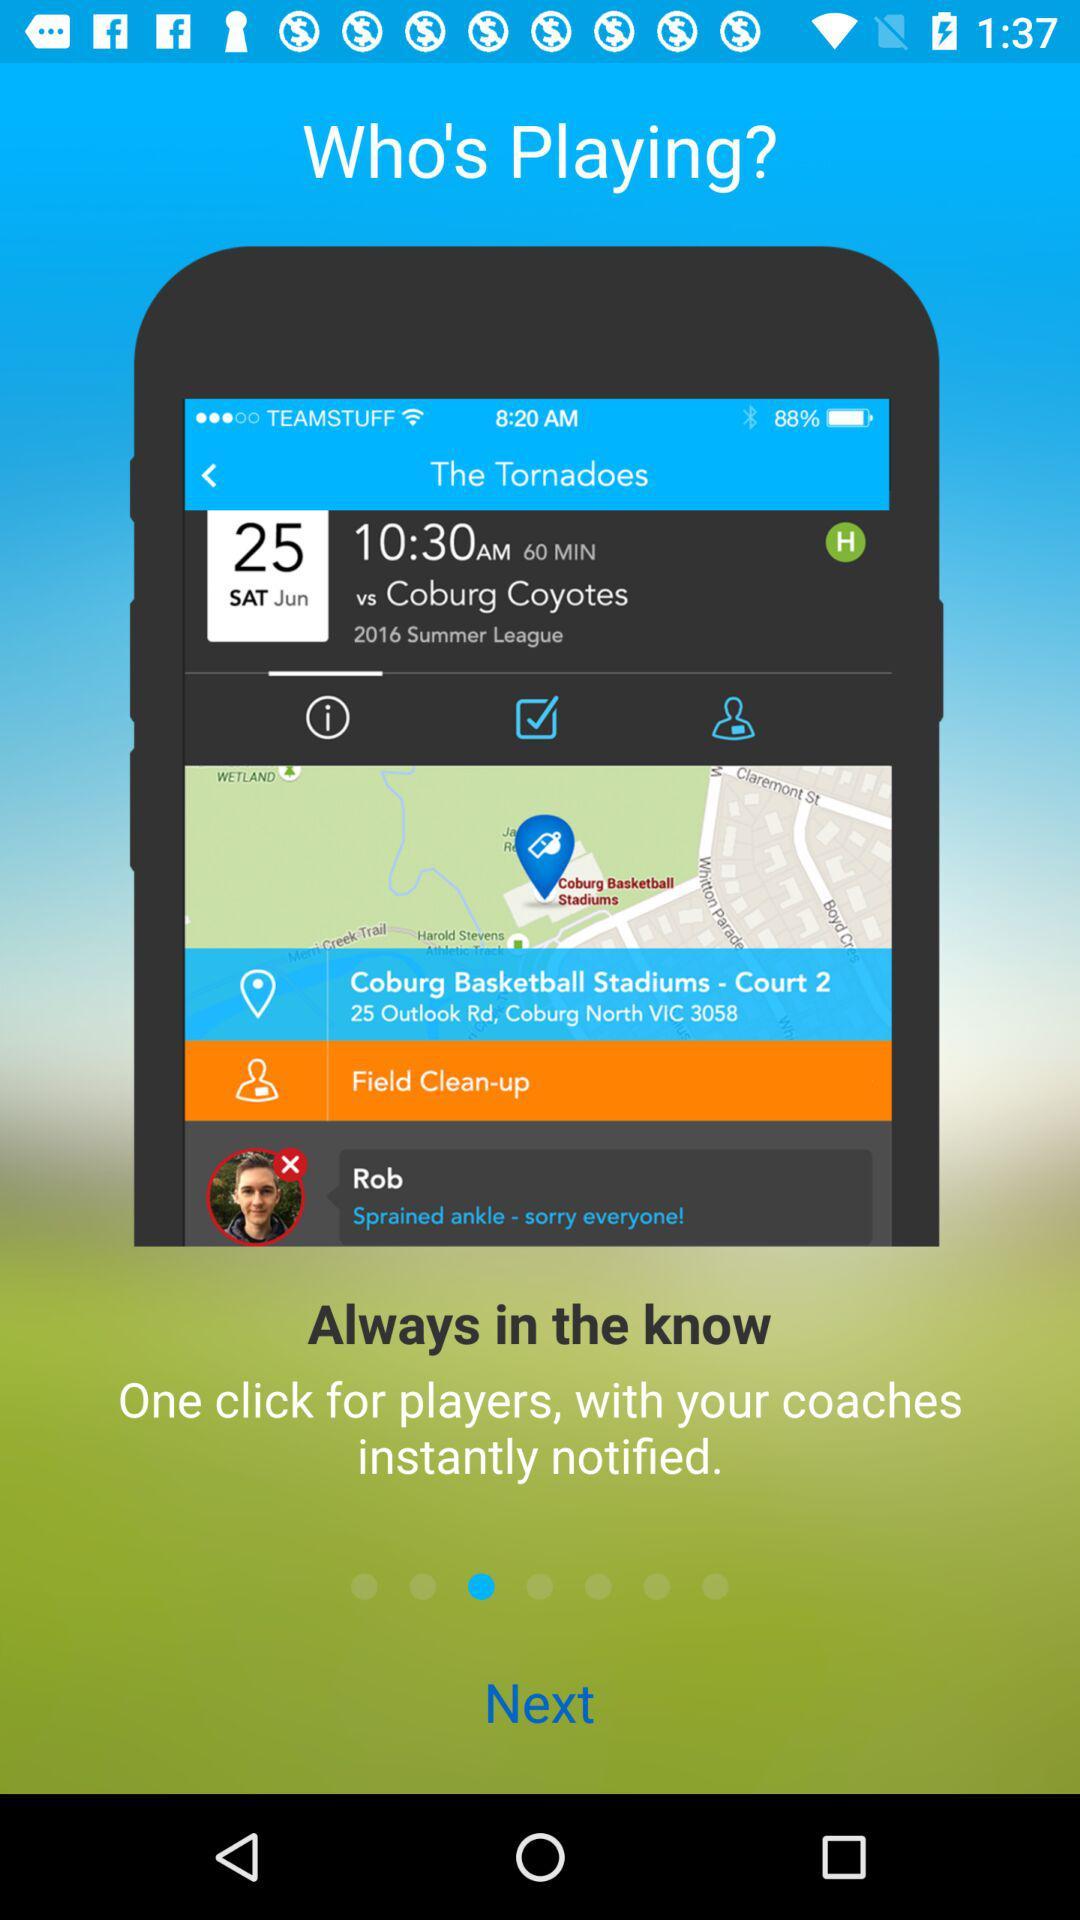 The image size is (1080, 1920). I want to click on slide, so click(656, 1585).